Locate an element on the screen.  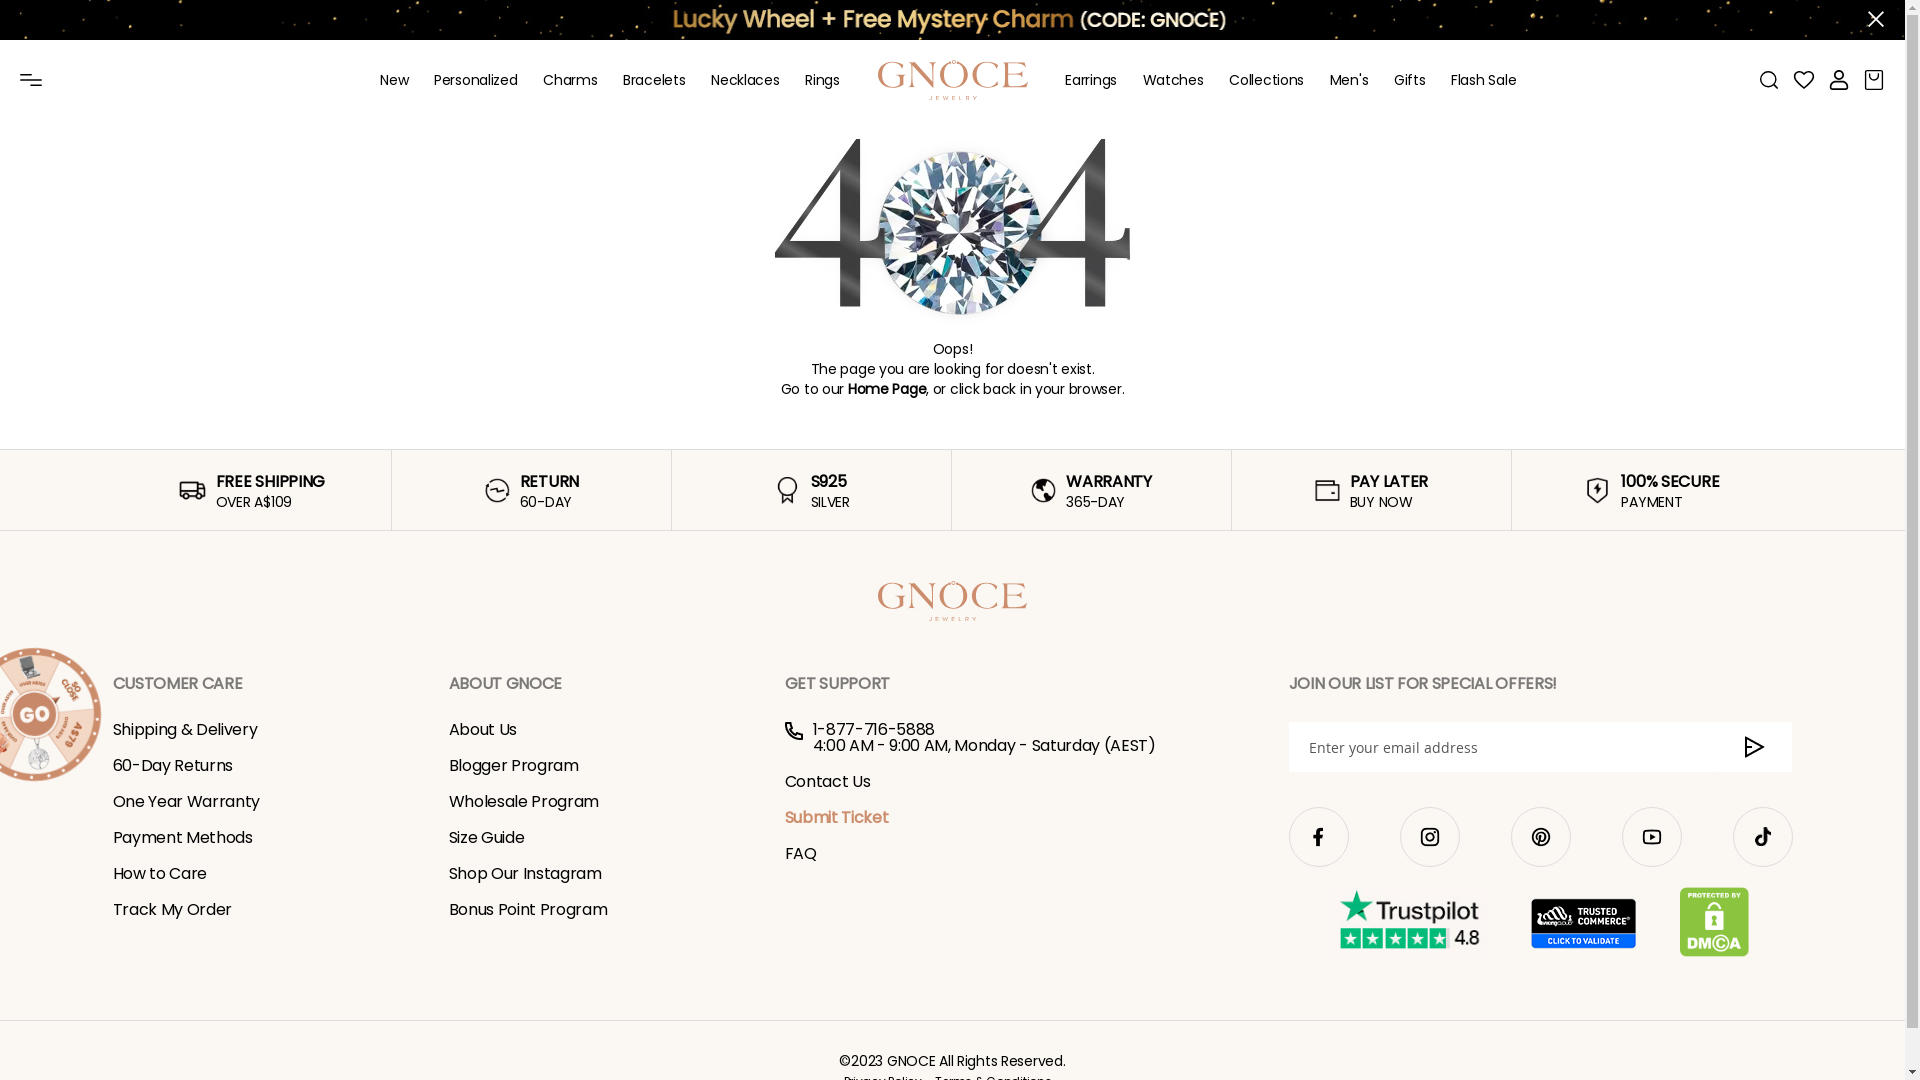
'Charms' is located at coordinates (542, 79).